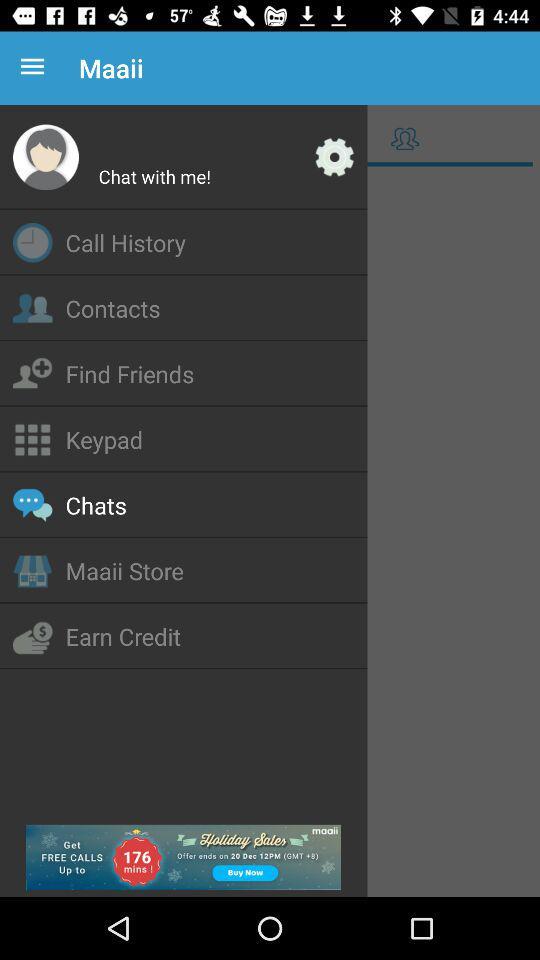  Describe the element at coordinates (36, 68) in the screenshot. I see `the icon to the left of the maaii icon` at that location.